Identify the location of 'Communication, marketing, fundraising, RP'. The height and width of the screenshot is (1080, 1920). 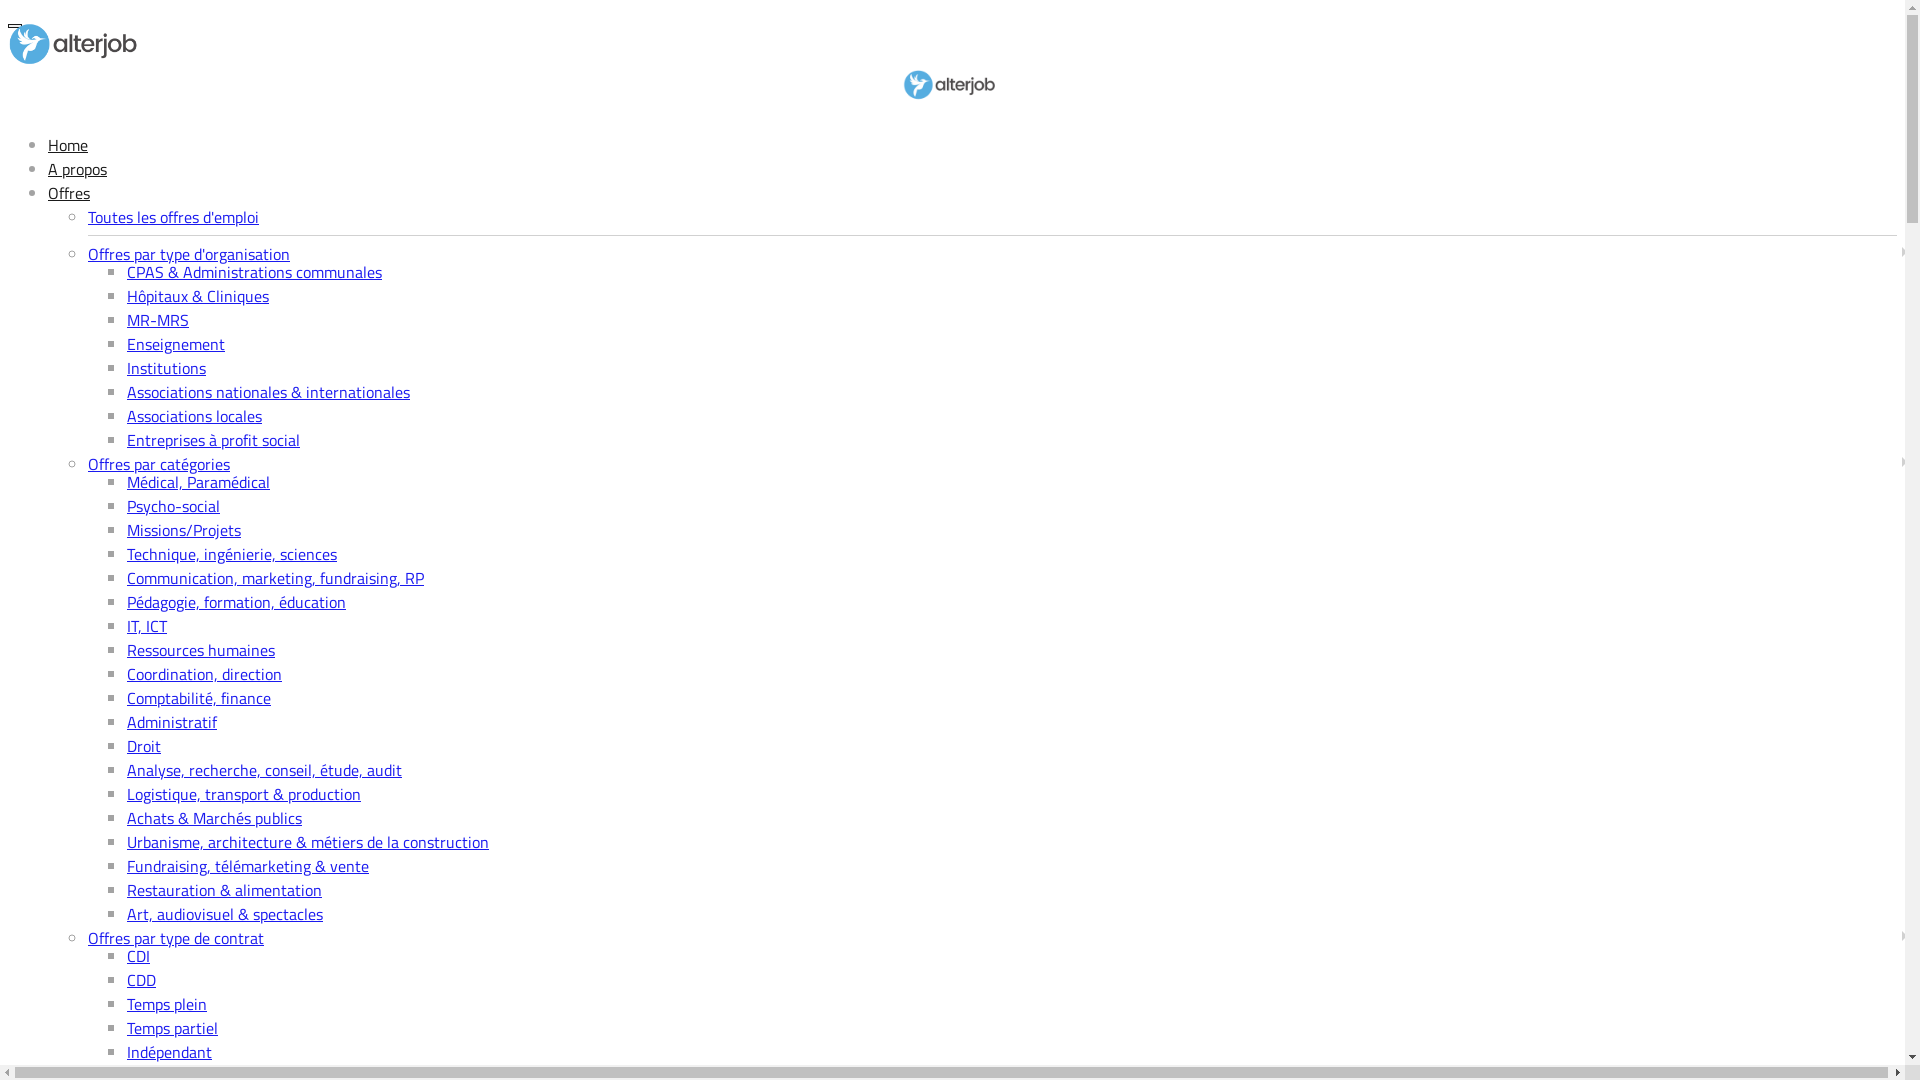
(274, 578).